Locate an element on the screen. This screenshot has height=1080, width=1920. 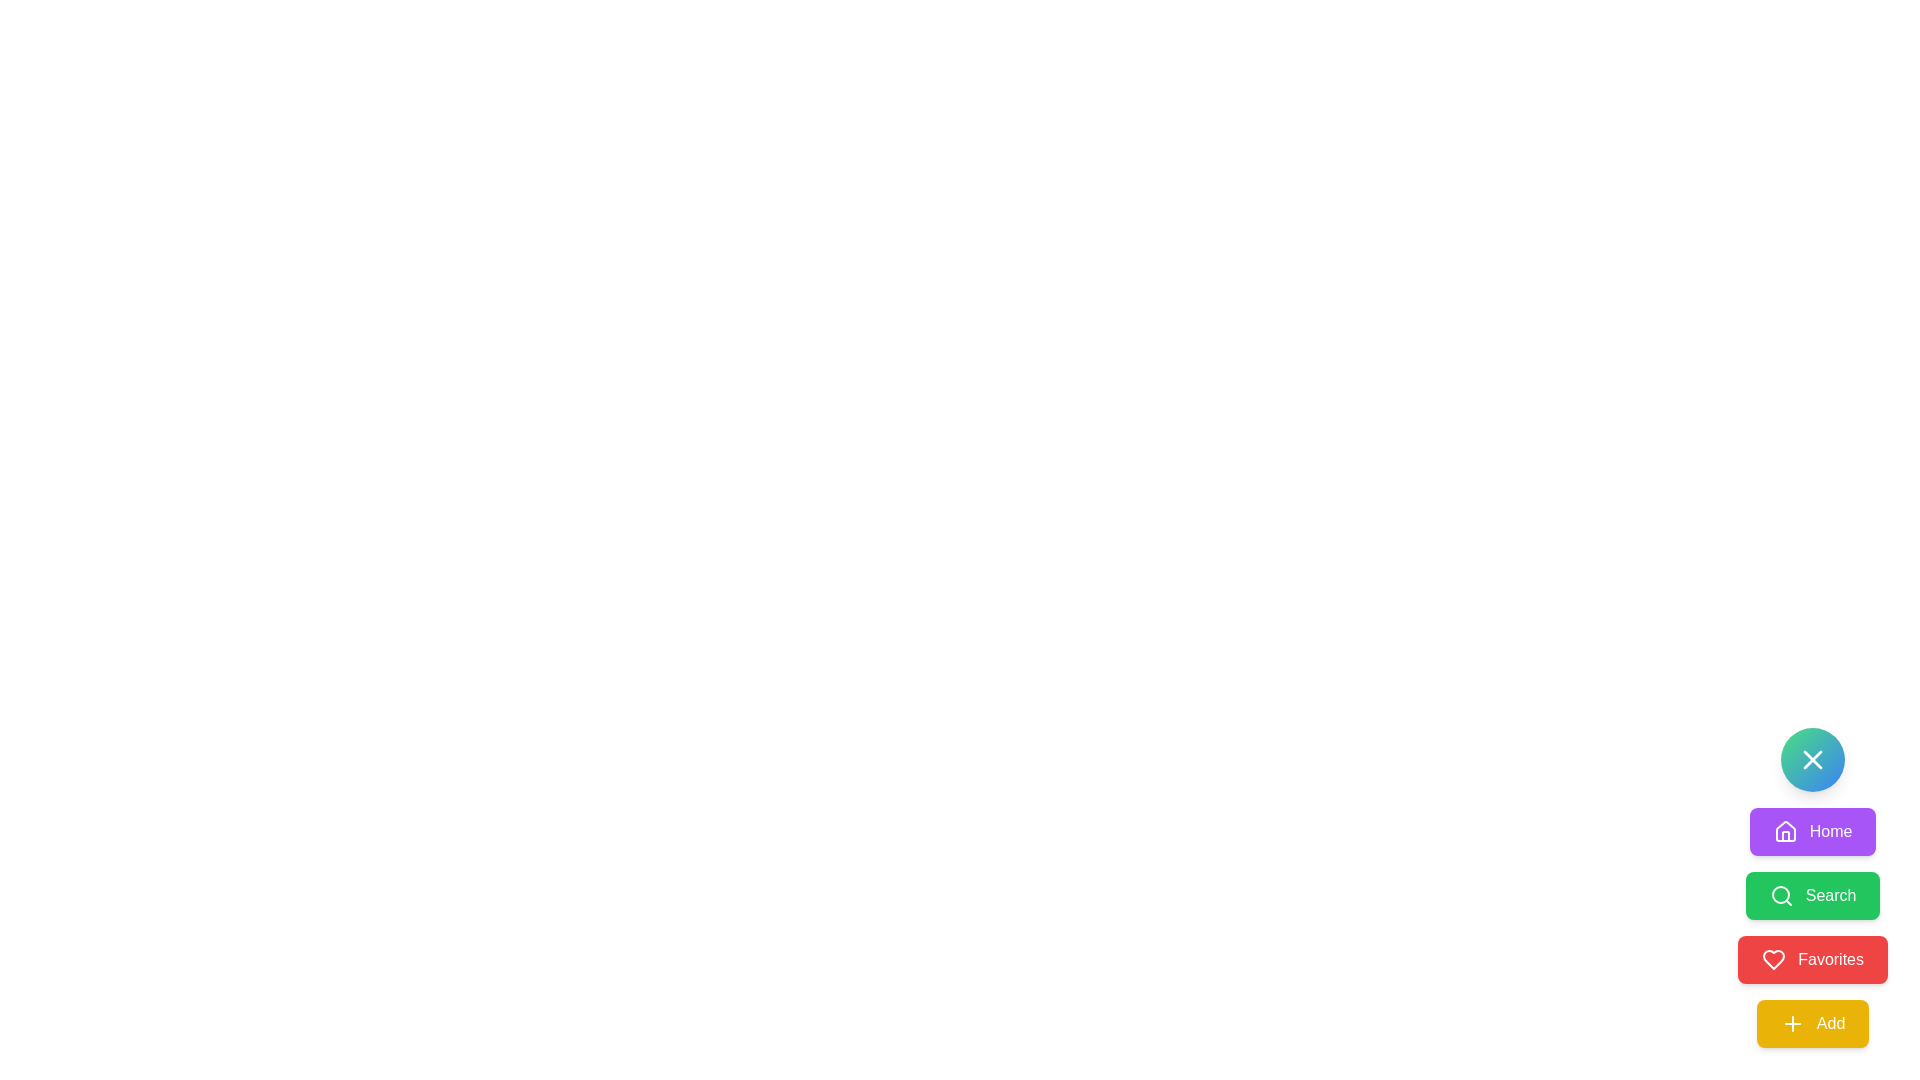
the 'Favorites' button, which is a bright red rectangular button with white text and a heart icon, positioned below the 'Search' button and above the 'Add' button is located at coordinates (1813, 959).